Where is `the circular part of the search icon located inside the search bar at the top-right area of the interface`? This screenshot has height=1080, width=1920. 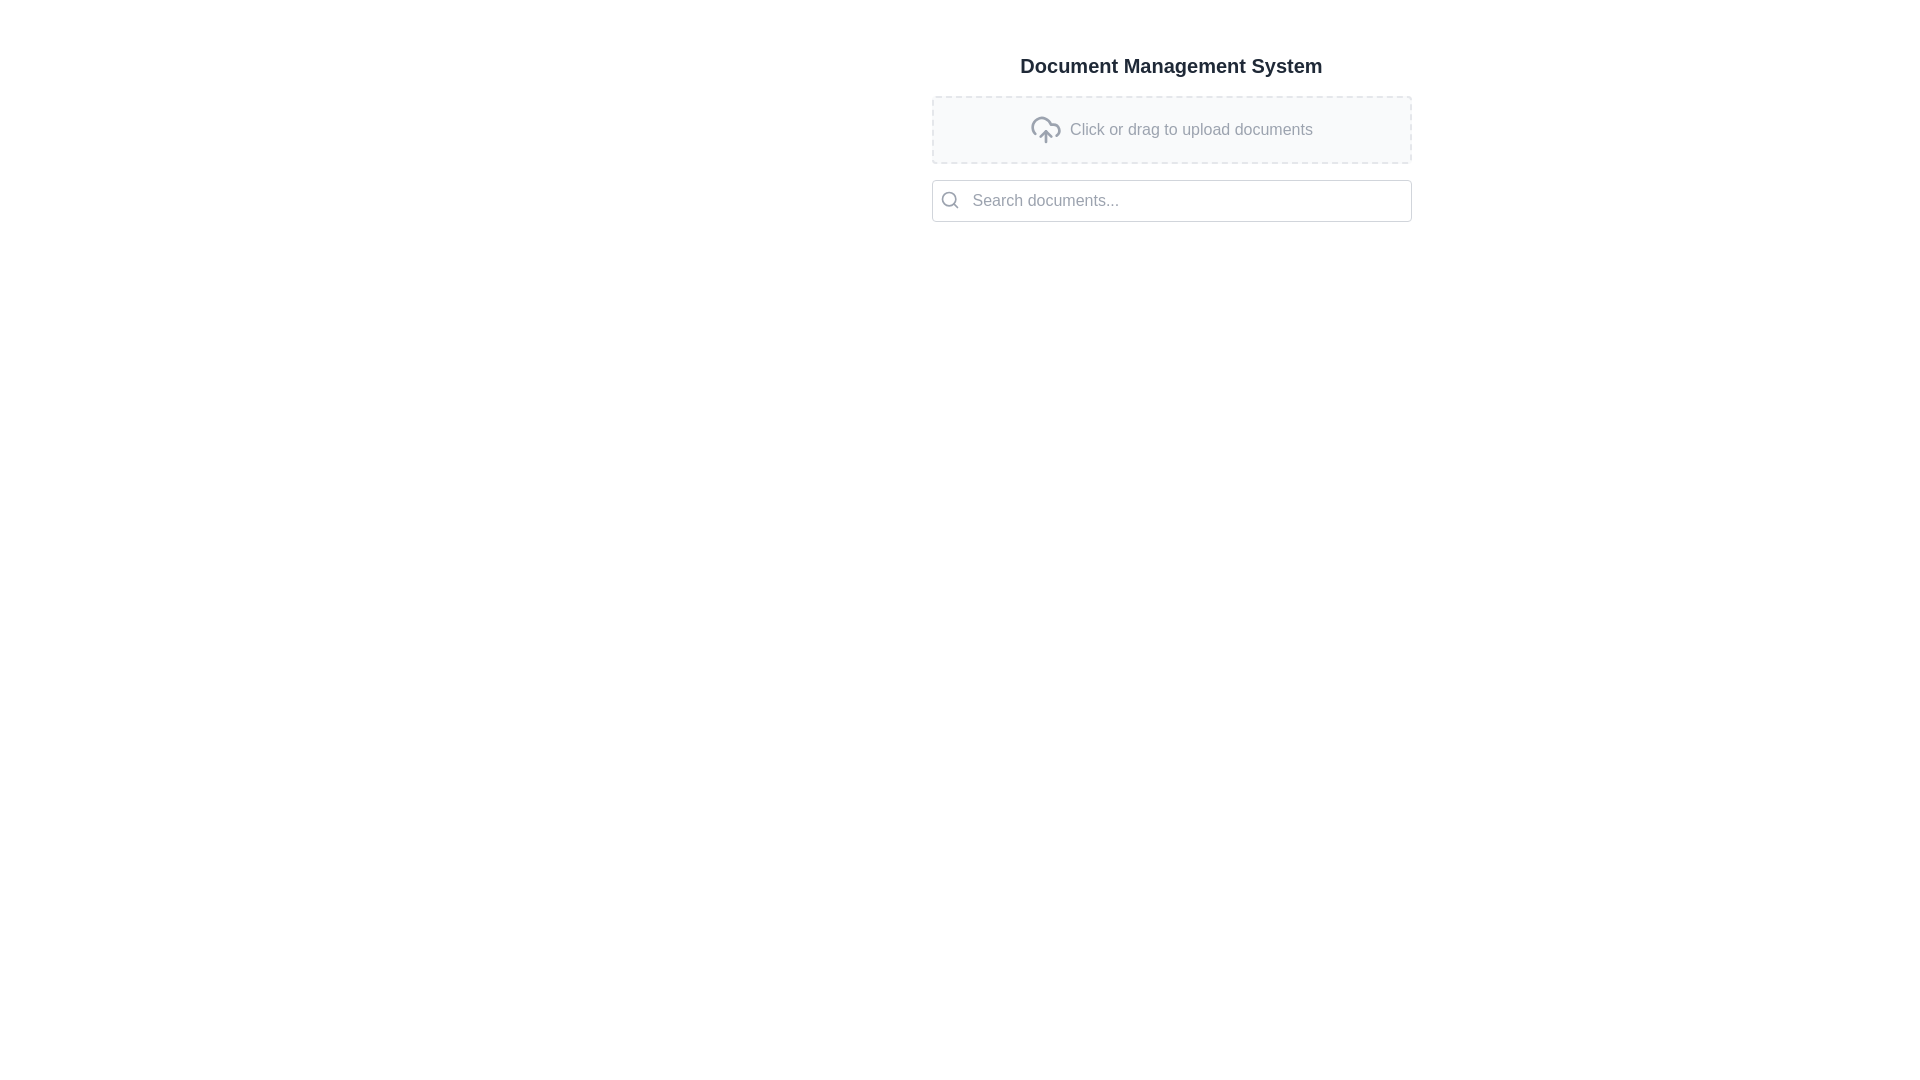 the circular part of the search icon located inside the search bar at the top-right area of the interface is located at coordinates (947, 199).